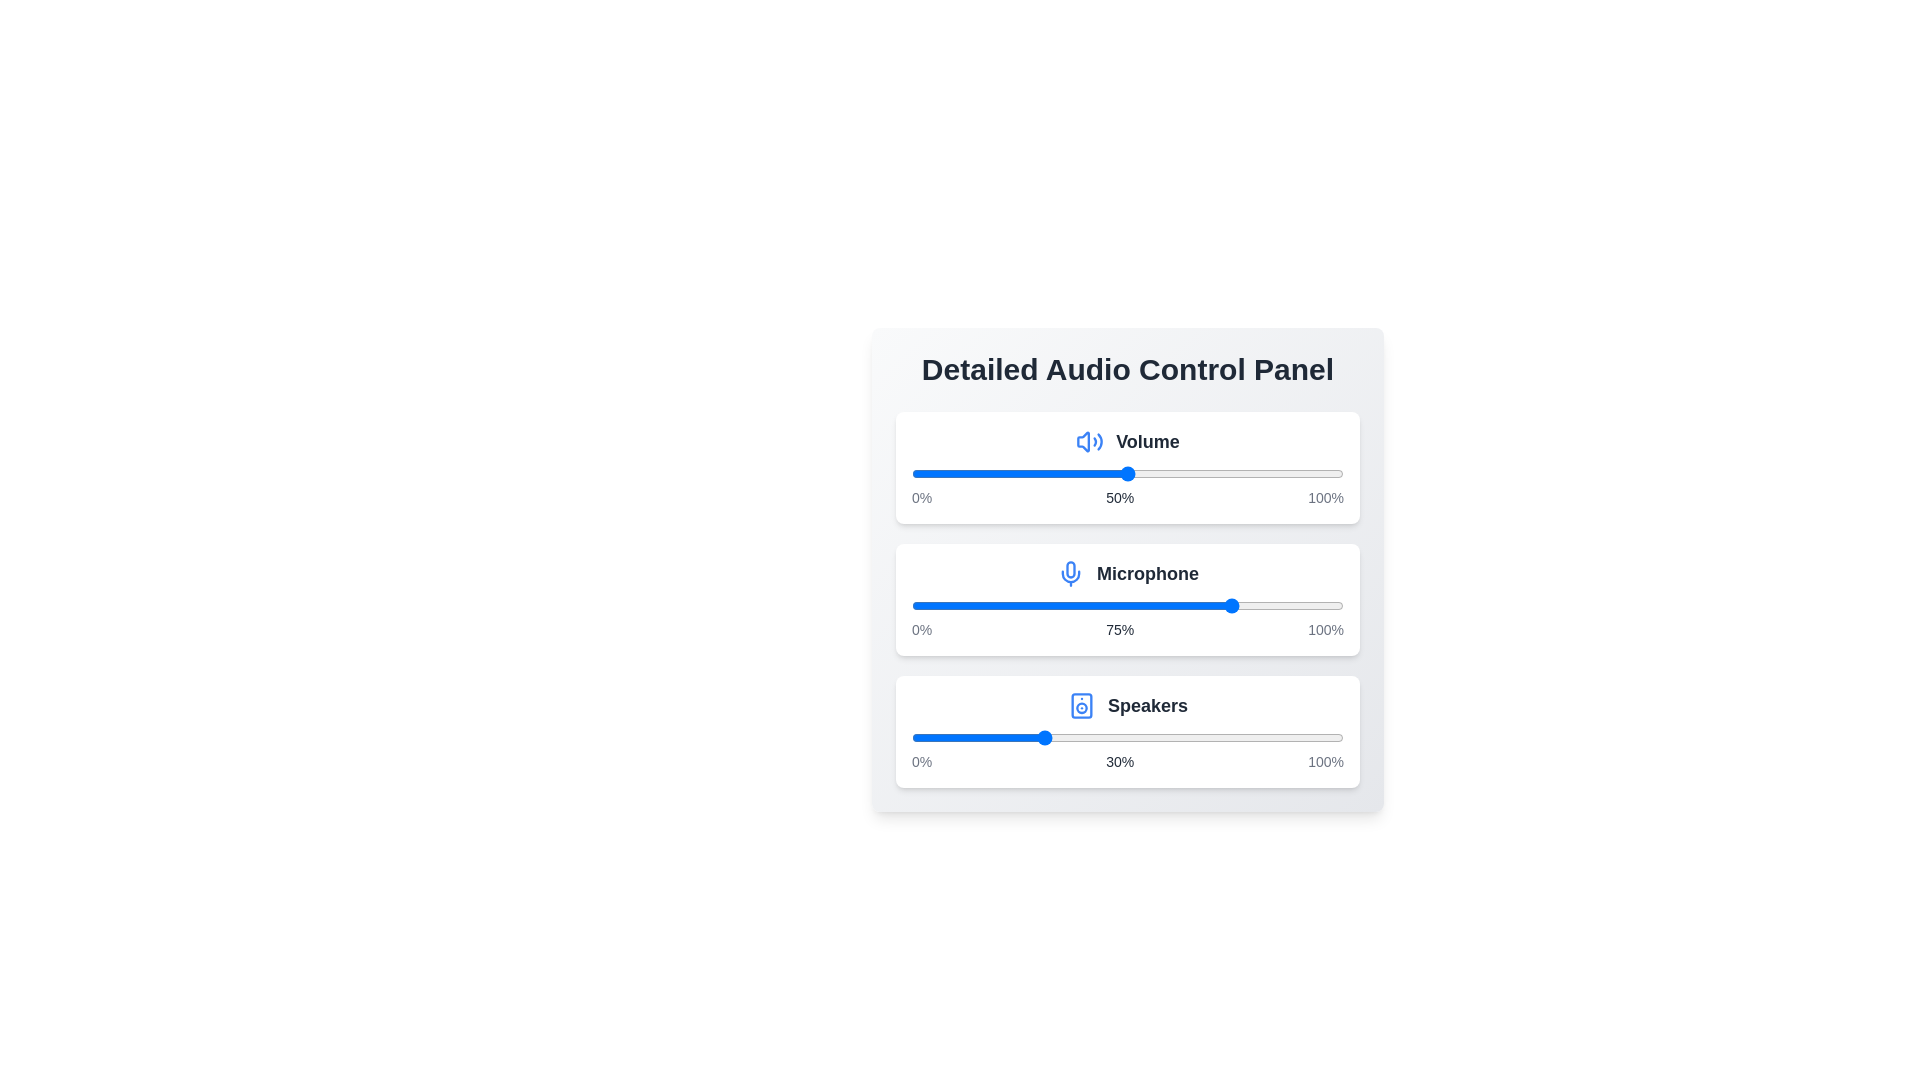 This screenshot has height=1080, width=1920. I want to click on the speaker level to 16% using the slider, so click(981, 737).